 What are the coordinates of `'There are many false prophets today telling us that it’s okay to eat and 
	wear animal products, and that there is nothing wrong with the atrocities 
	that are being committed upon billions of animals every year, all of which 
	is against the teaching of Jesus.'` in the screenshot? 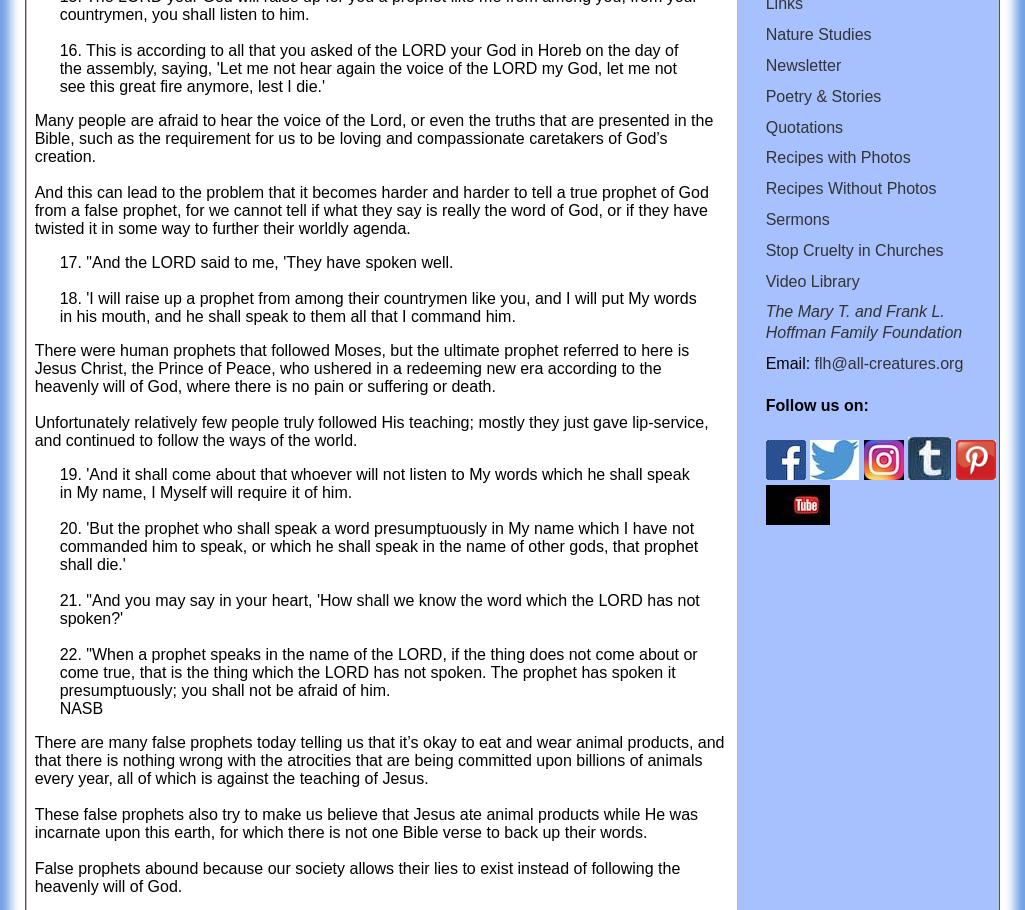 It's located at (379, 760).